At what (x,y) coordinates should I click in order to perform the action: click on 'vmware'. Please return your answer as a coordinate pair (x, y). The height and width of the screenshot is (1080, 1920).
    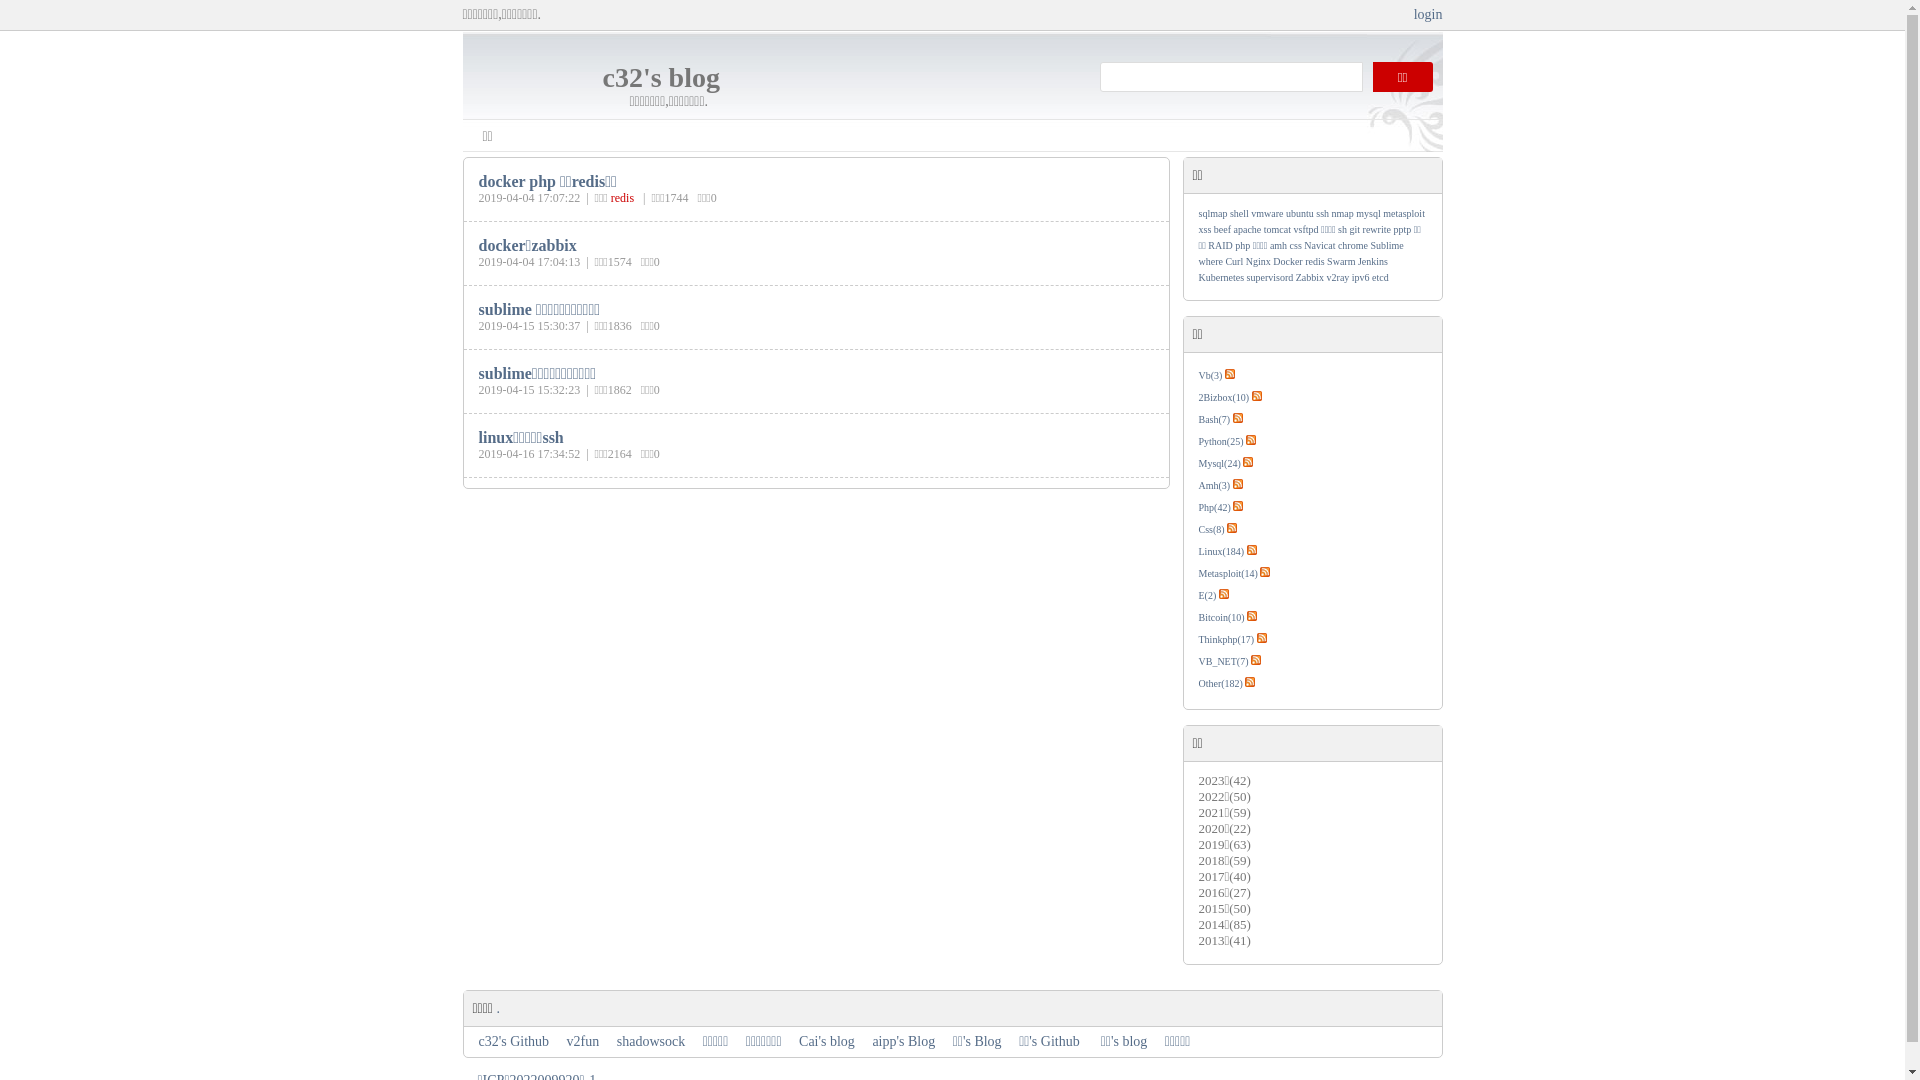
    Looking at the image, I should click on (1266, 213).